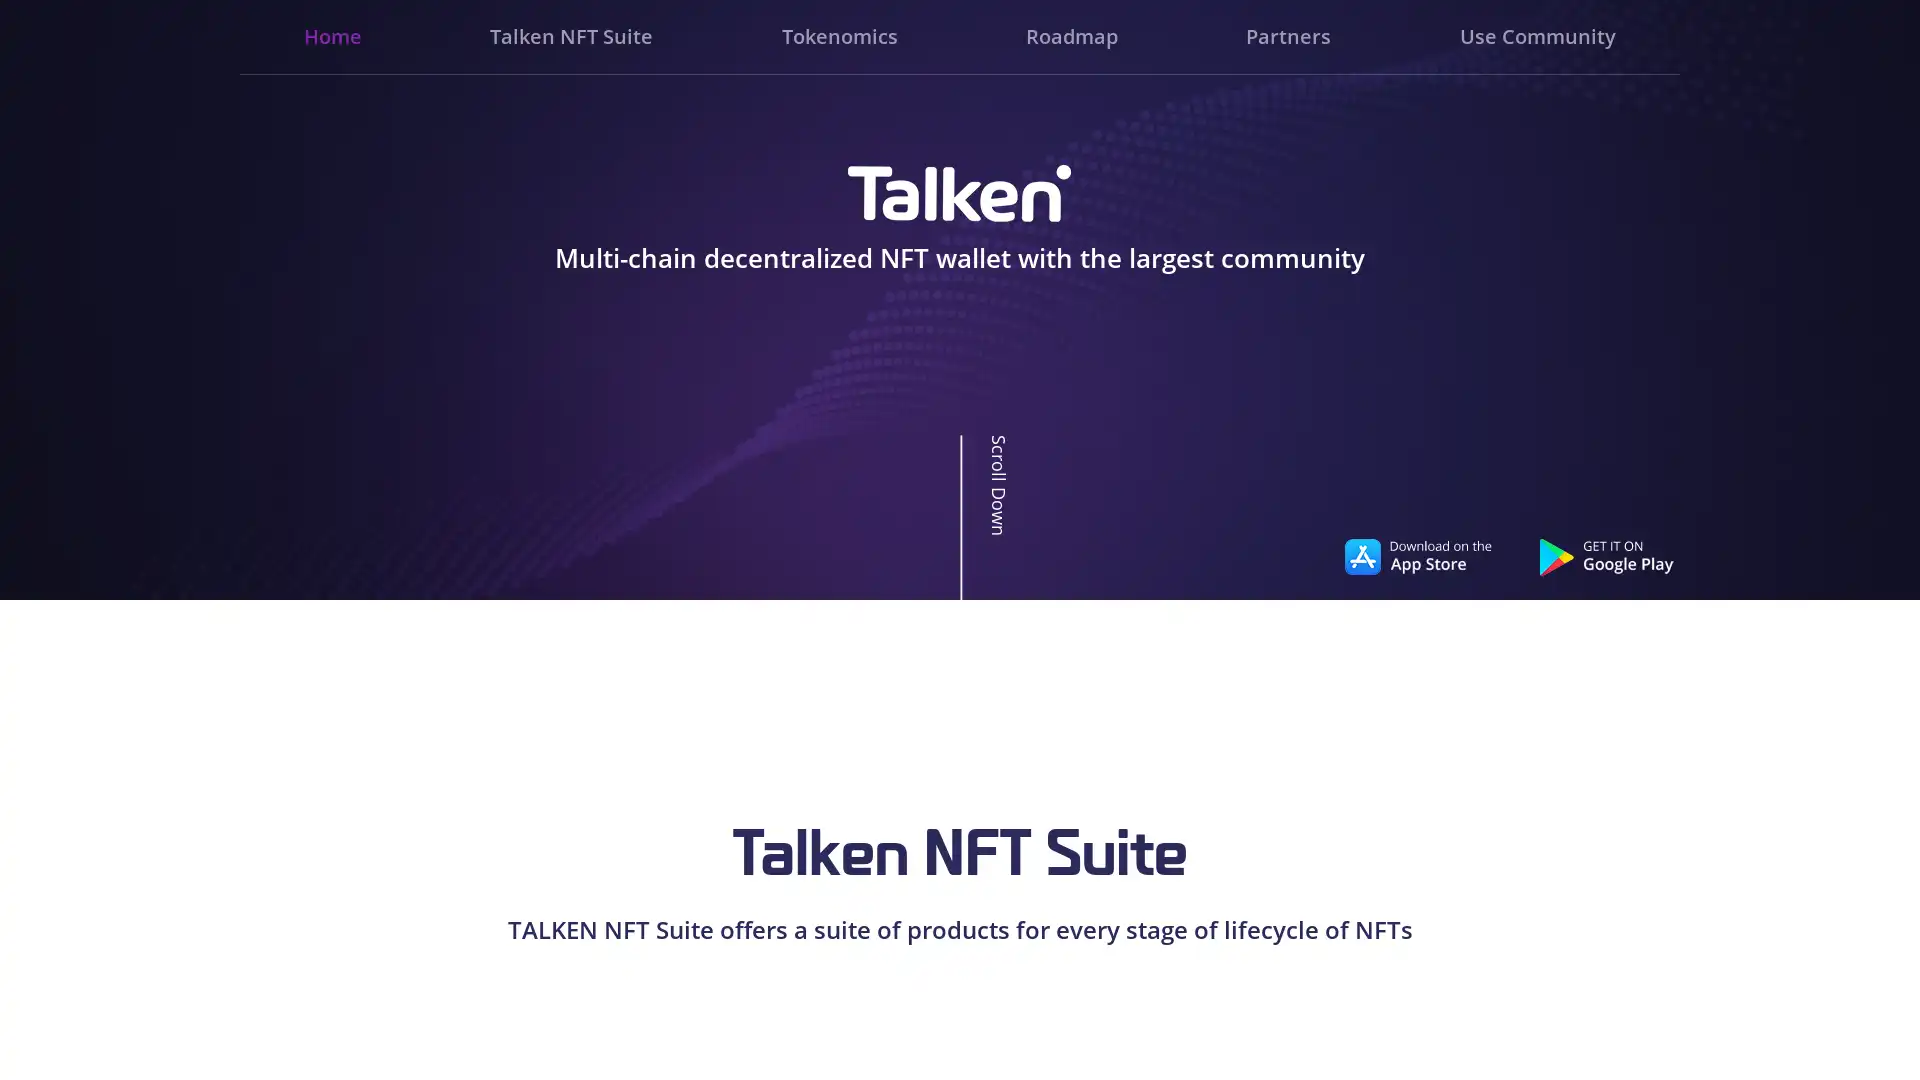 The width and height of the screenshot is (1920, 1080). I want to click on Go to slide 3, so click(330, 848).